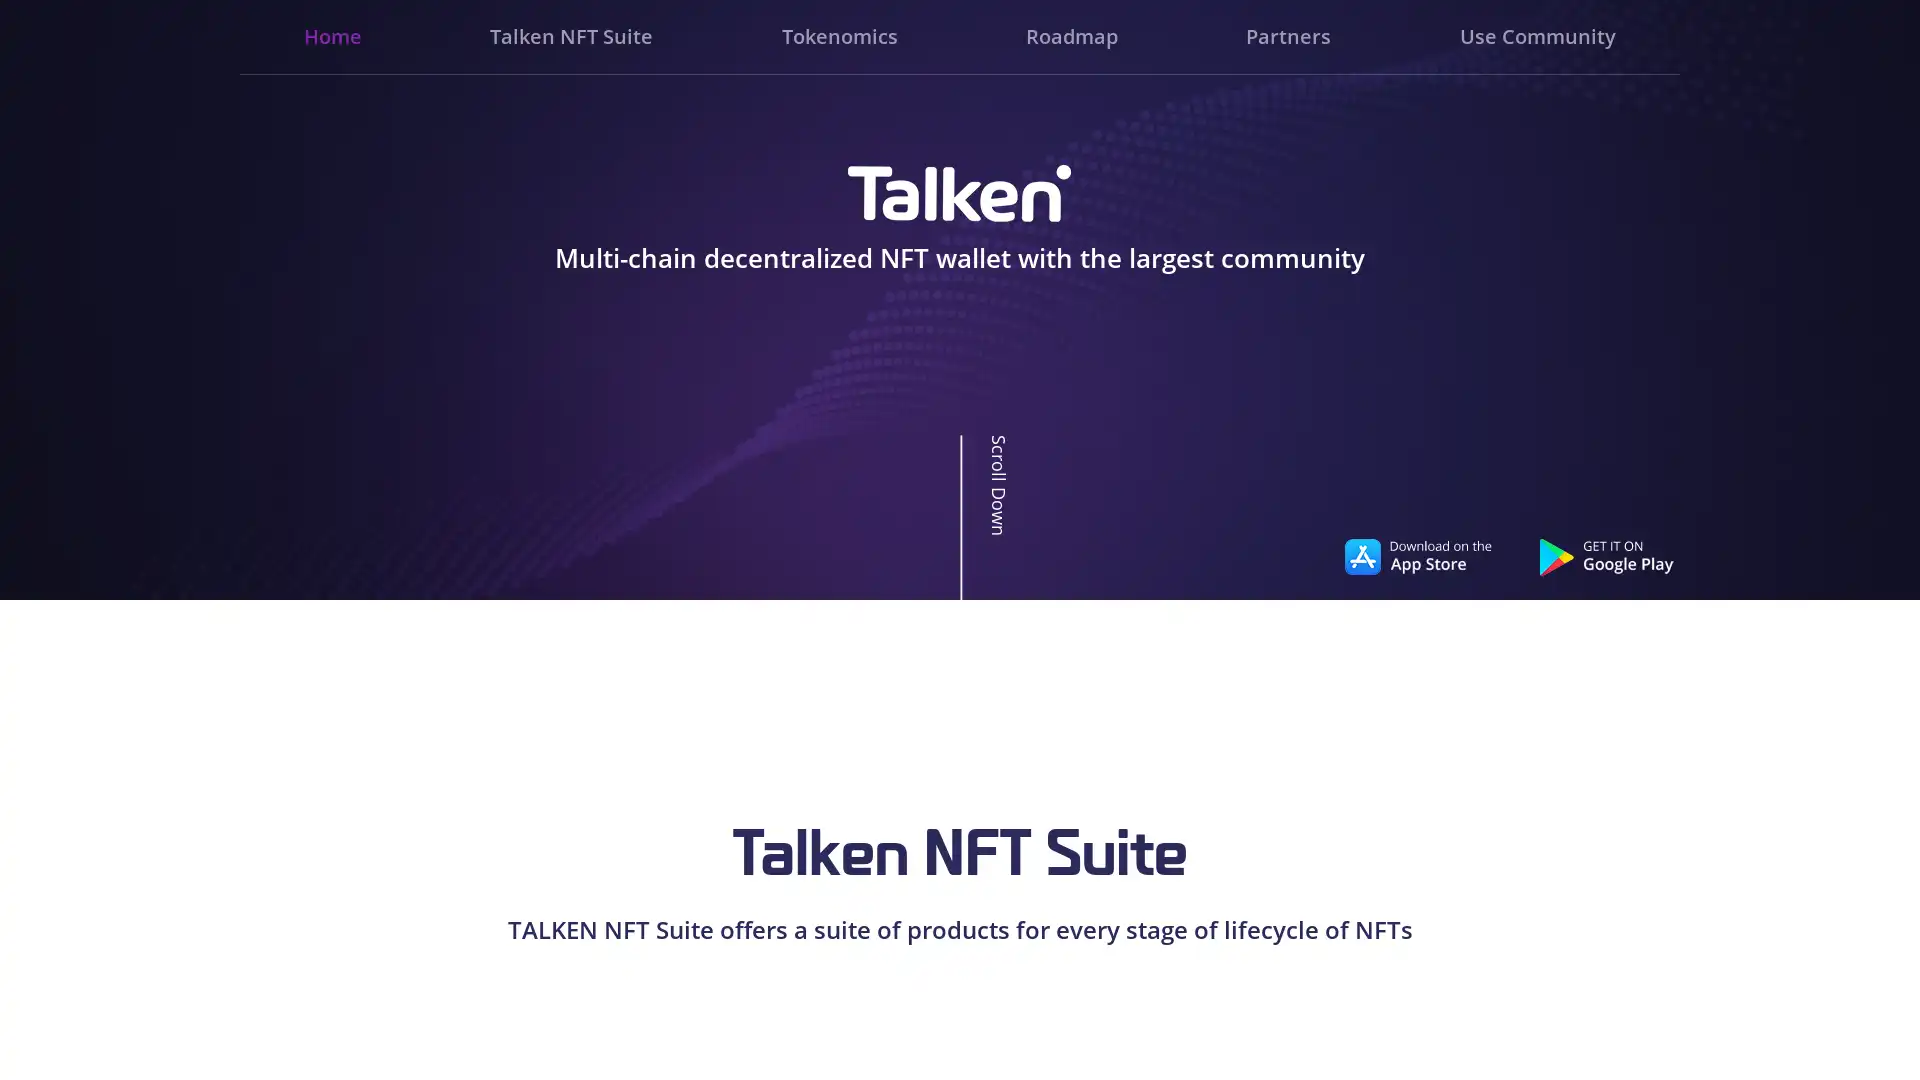 The width and height of the screenshot is (1920, 1080). I want to click on Go to slide 3, so click(330, 848).